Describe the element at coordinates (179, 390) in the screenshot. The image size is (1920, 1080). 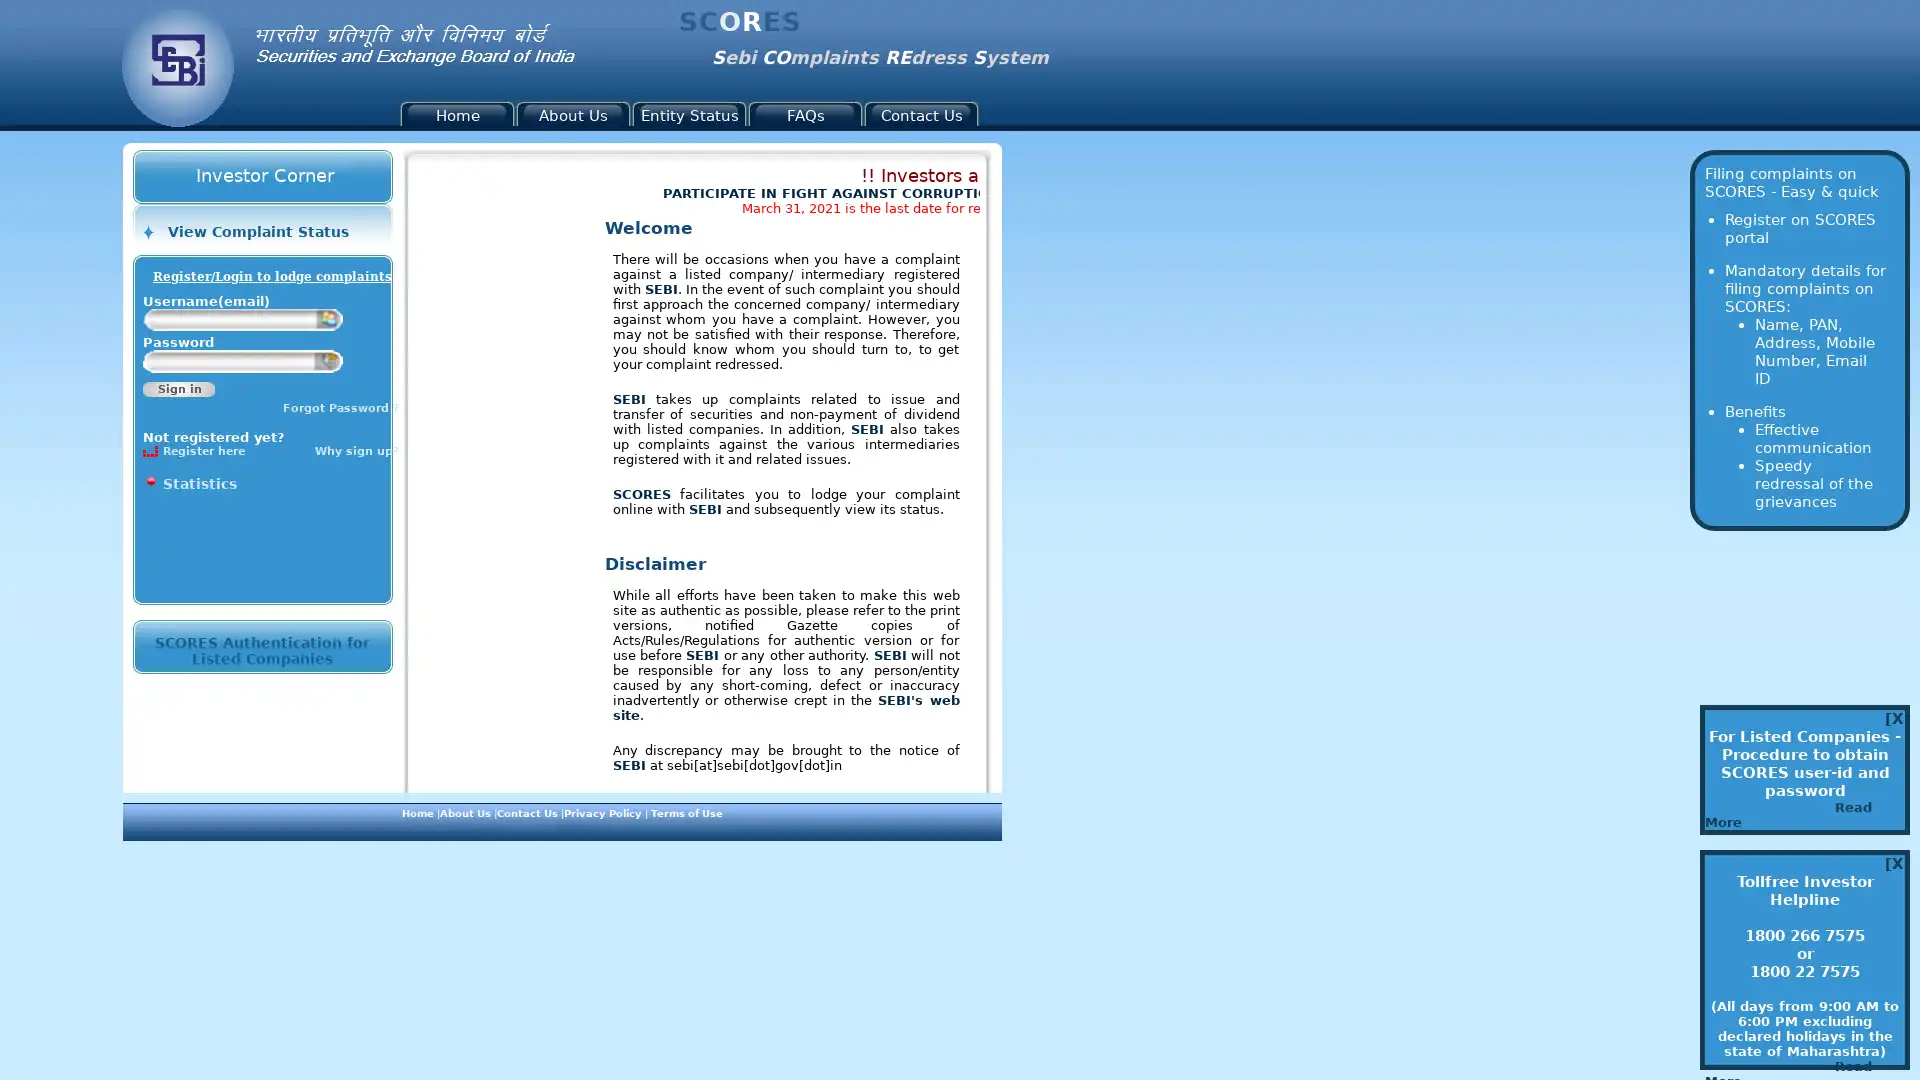
I see `Sign in` at that location.